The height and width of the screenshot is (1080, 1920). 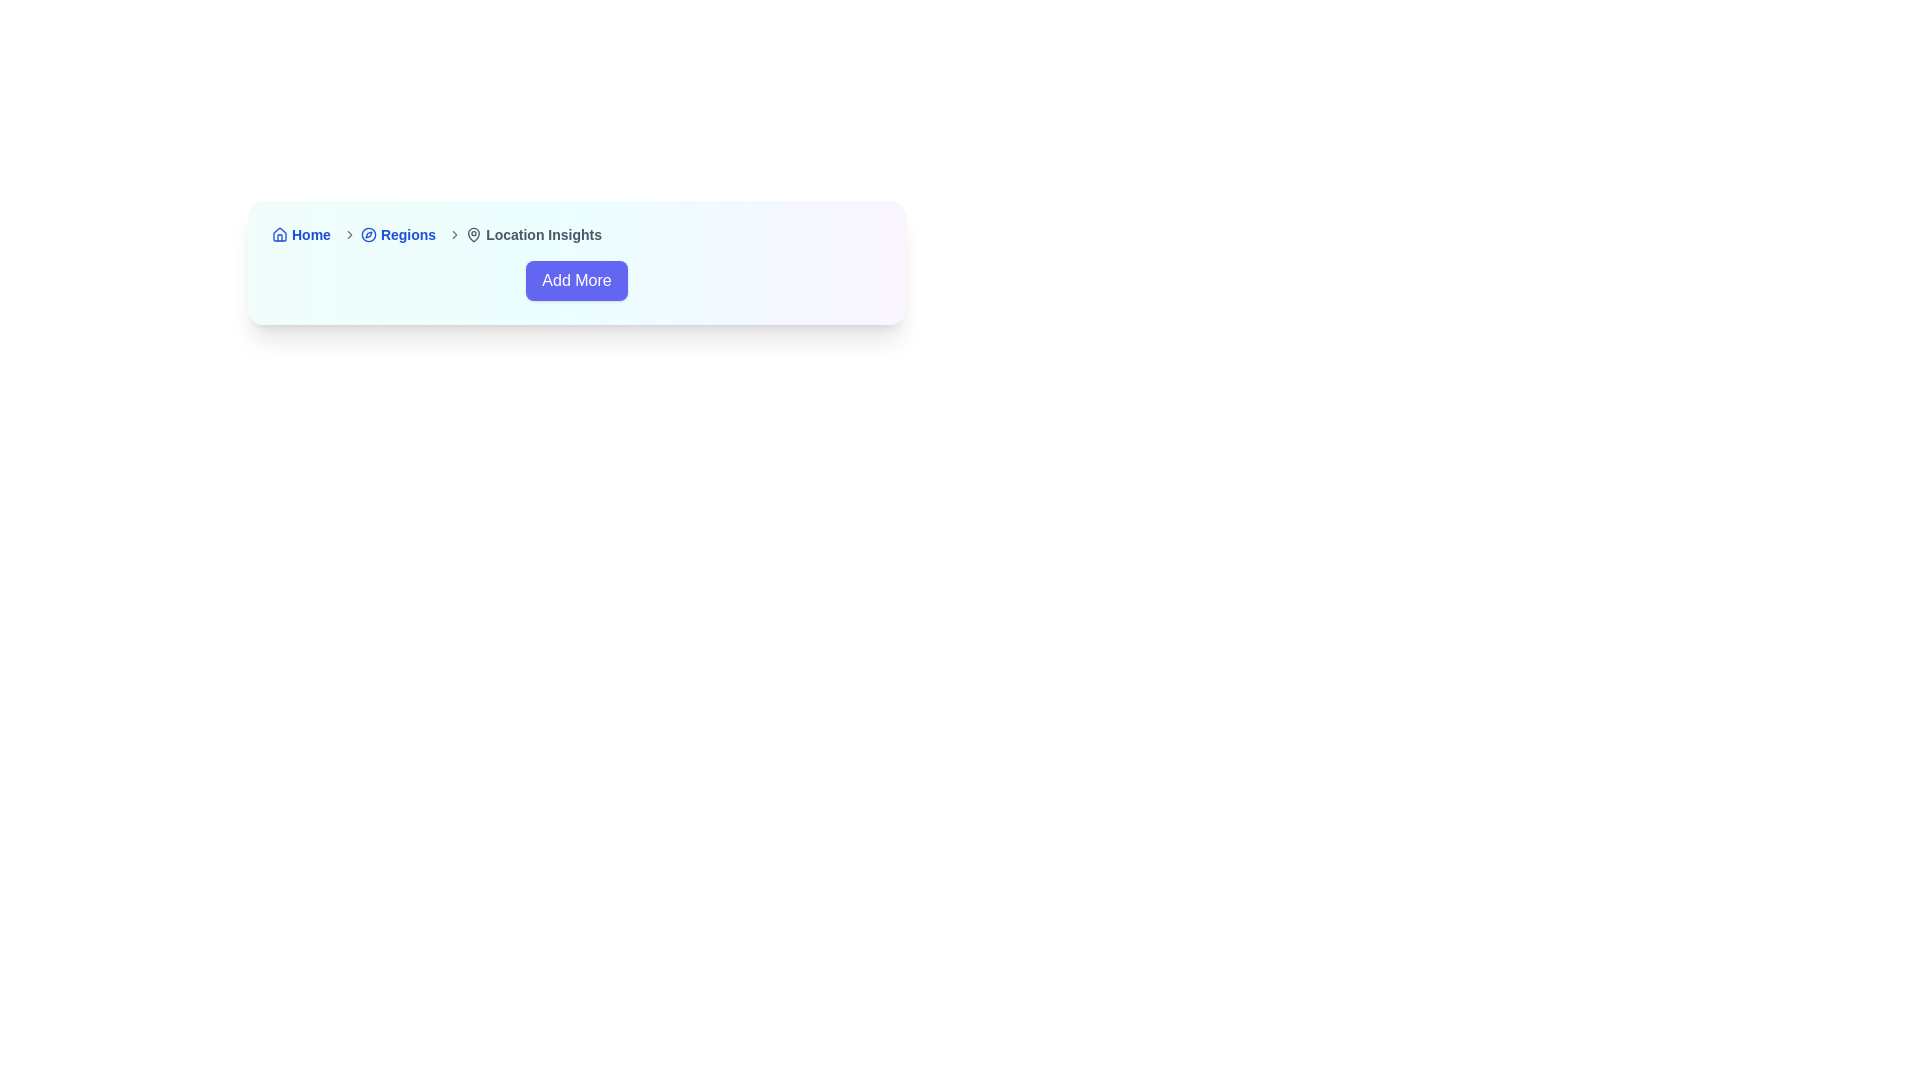 What do you see at coordinates (300, 234) in the screenshot?
I see `the 'Home' link in the breadcrumb navigation bar to underline the text, which is displayed in blue and accompanied by a house-shaped icon` at bounding box center [300, 234].